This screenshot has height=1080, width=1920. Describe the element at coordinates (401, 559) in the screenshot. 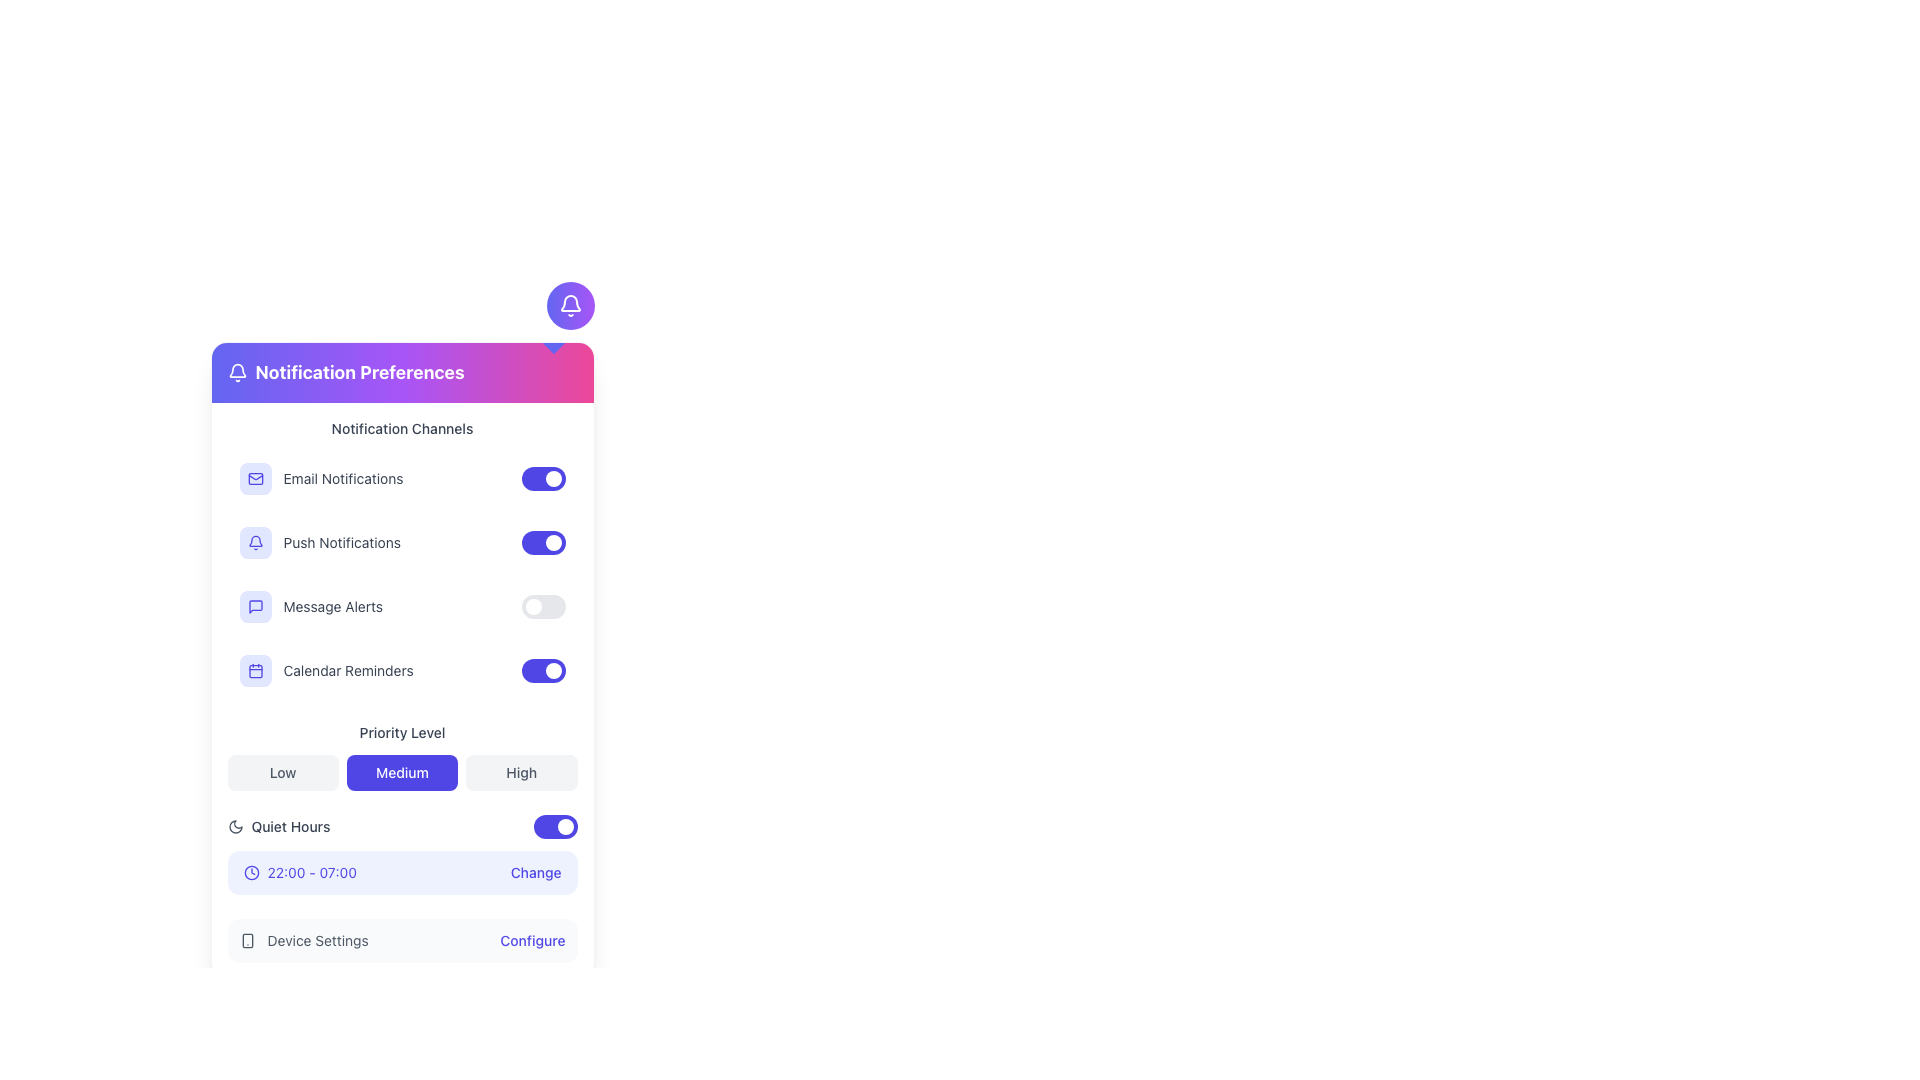

I see `the toggle switch for the 'Notification Channels' section` at that location.